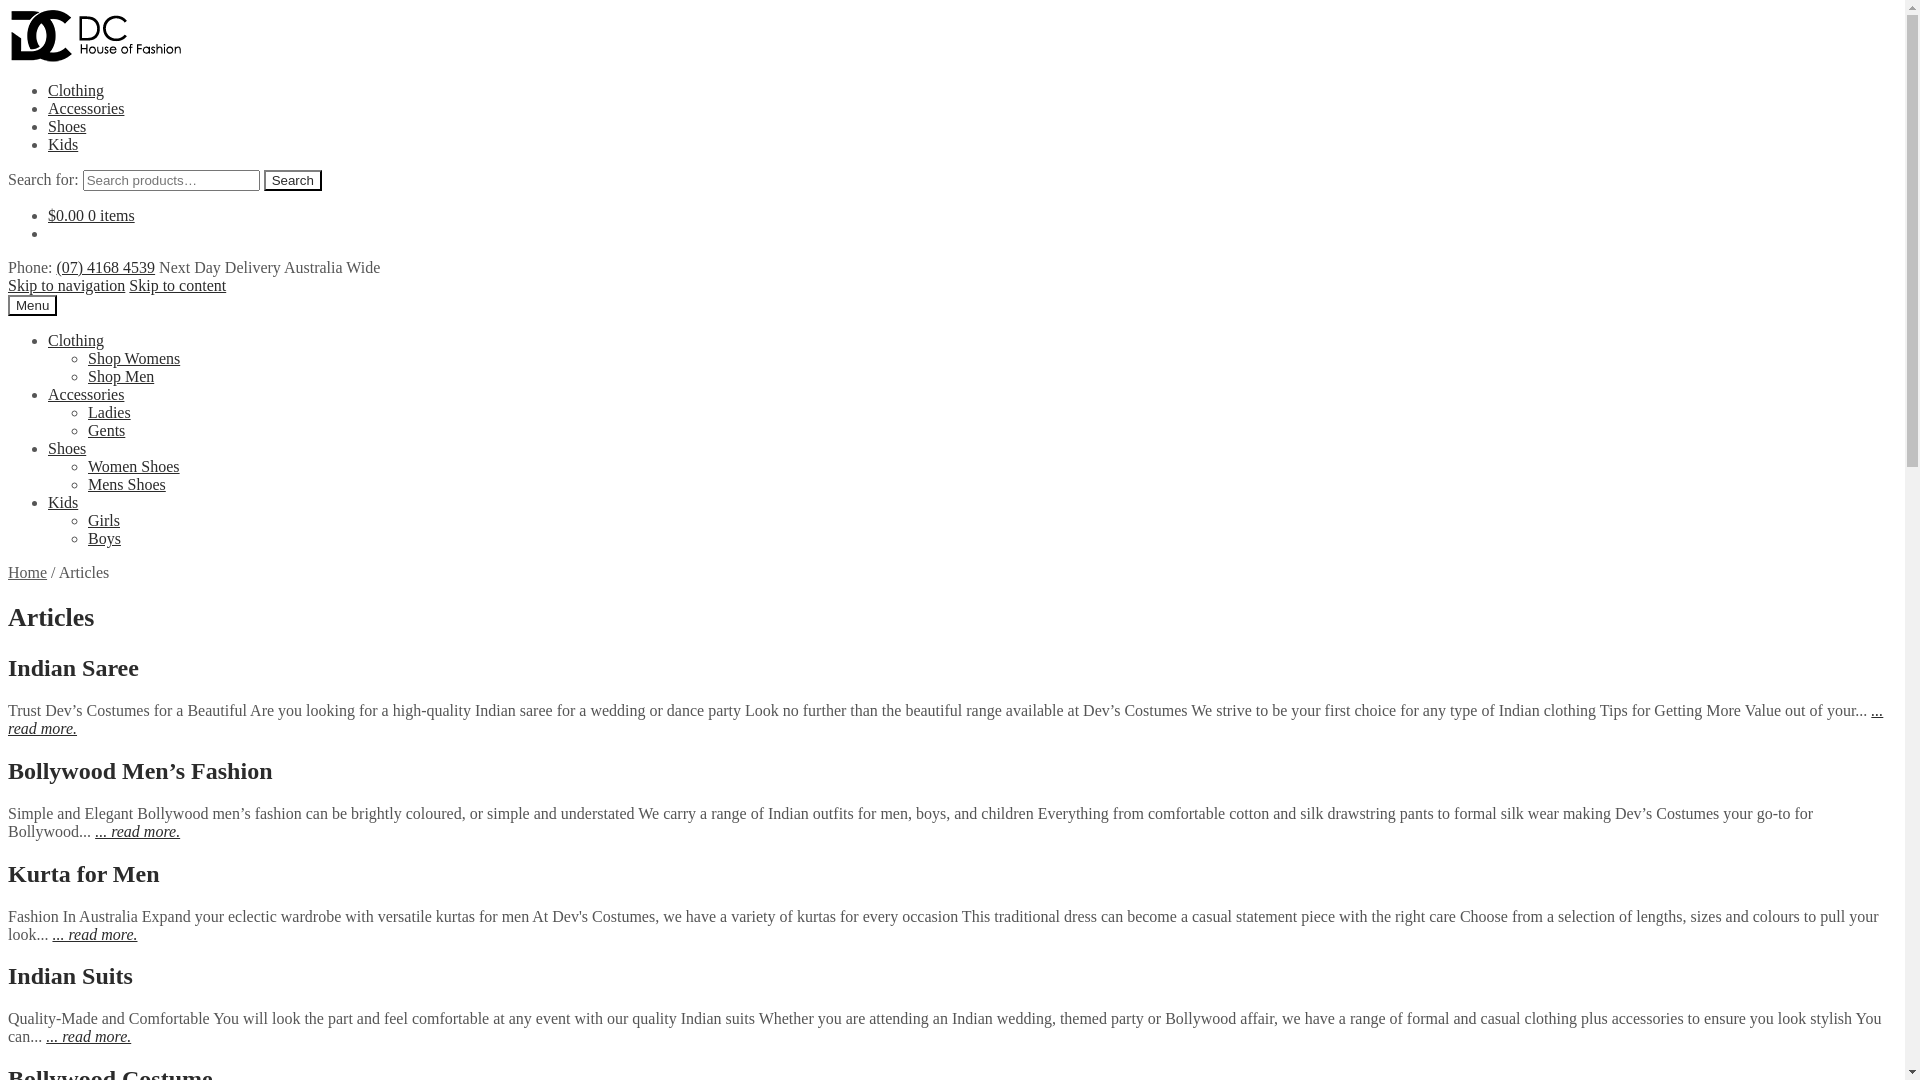 The image size is (1920, 1080). What do you see at coordinates (105, 429) in the screenshot?
I see `'Gents'` at bounding box center [105, 429].